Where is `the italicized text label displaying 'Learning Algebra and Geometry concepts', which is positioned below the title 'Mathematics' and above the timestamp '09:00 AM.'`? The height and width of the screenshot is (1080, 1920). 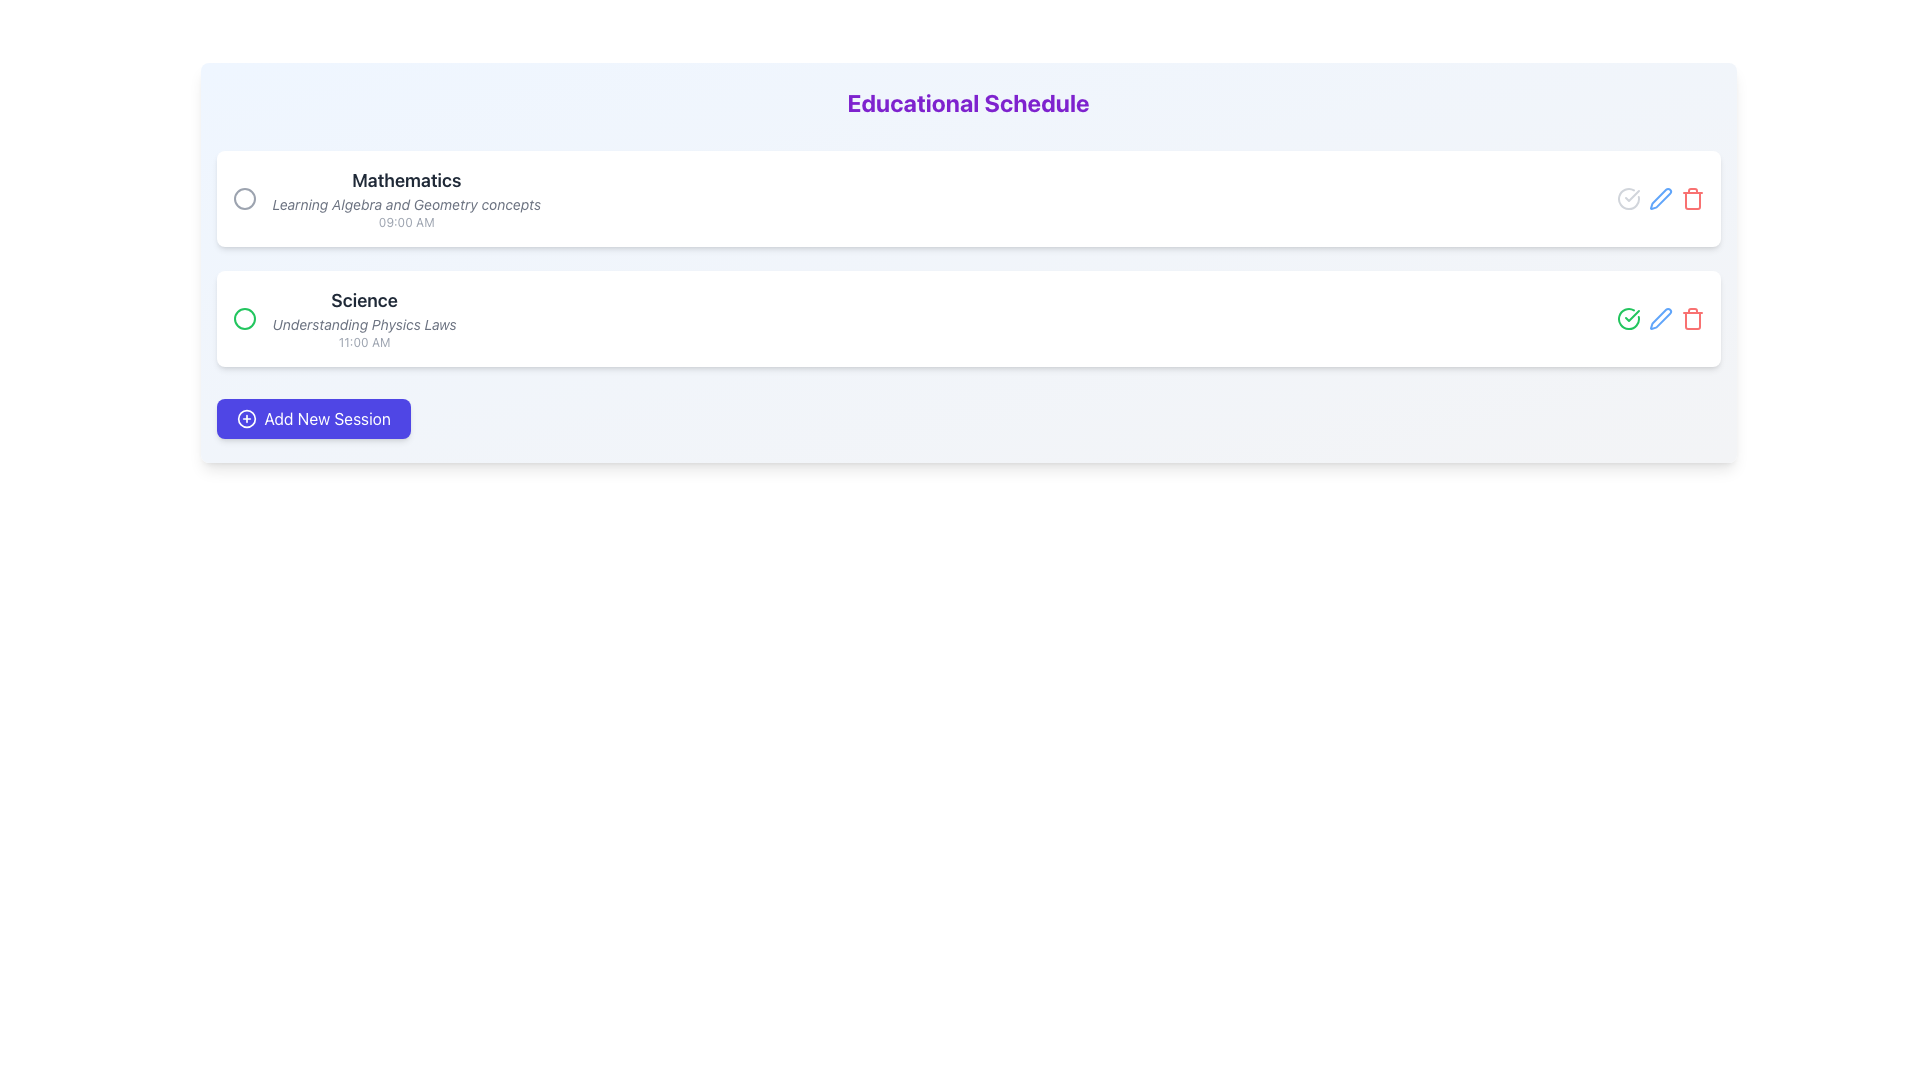 the italicized text label displaying 'Learning Algebra and Geometry concepts', which is positioned below the title 'Mathematics' and above the timestamp '09:00 AM.' is located at coordinates (405, 204).